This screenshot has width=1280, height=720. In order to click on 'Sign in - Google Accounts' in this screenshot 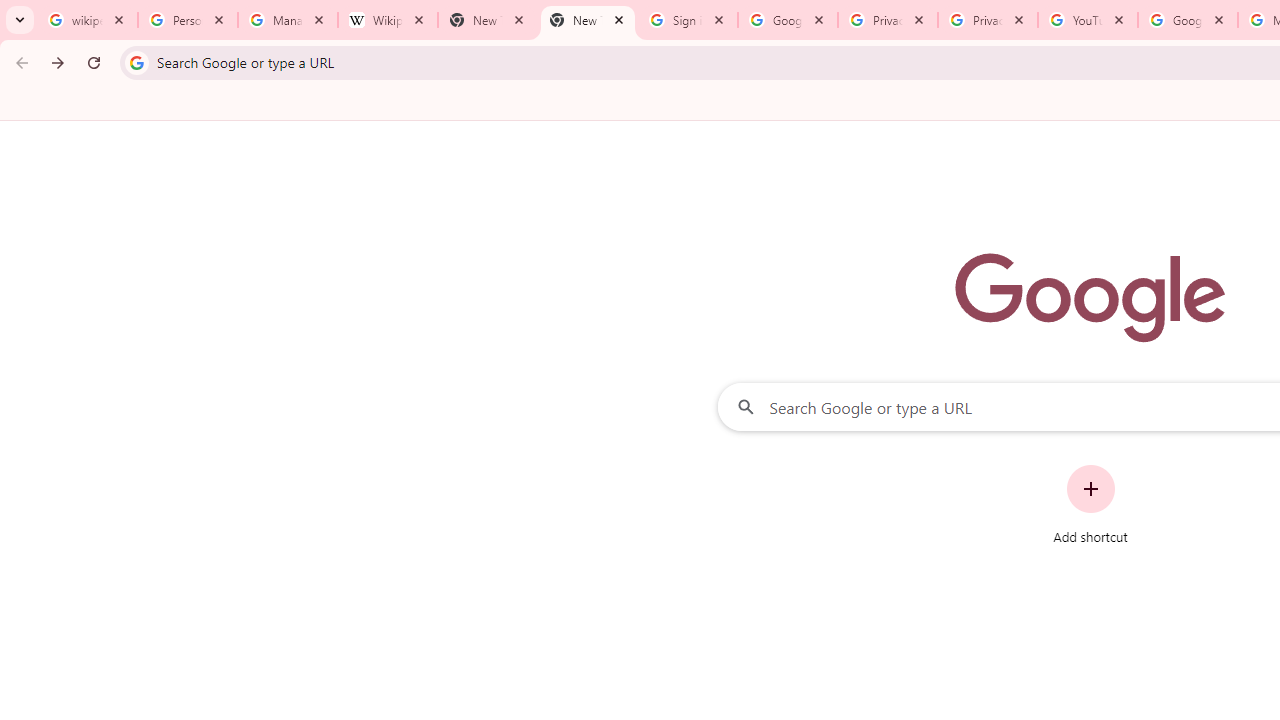, I will do `click(688, 20)`.